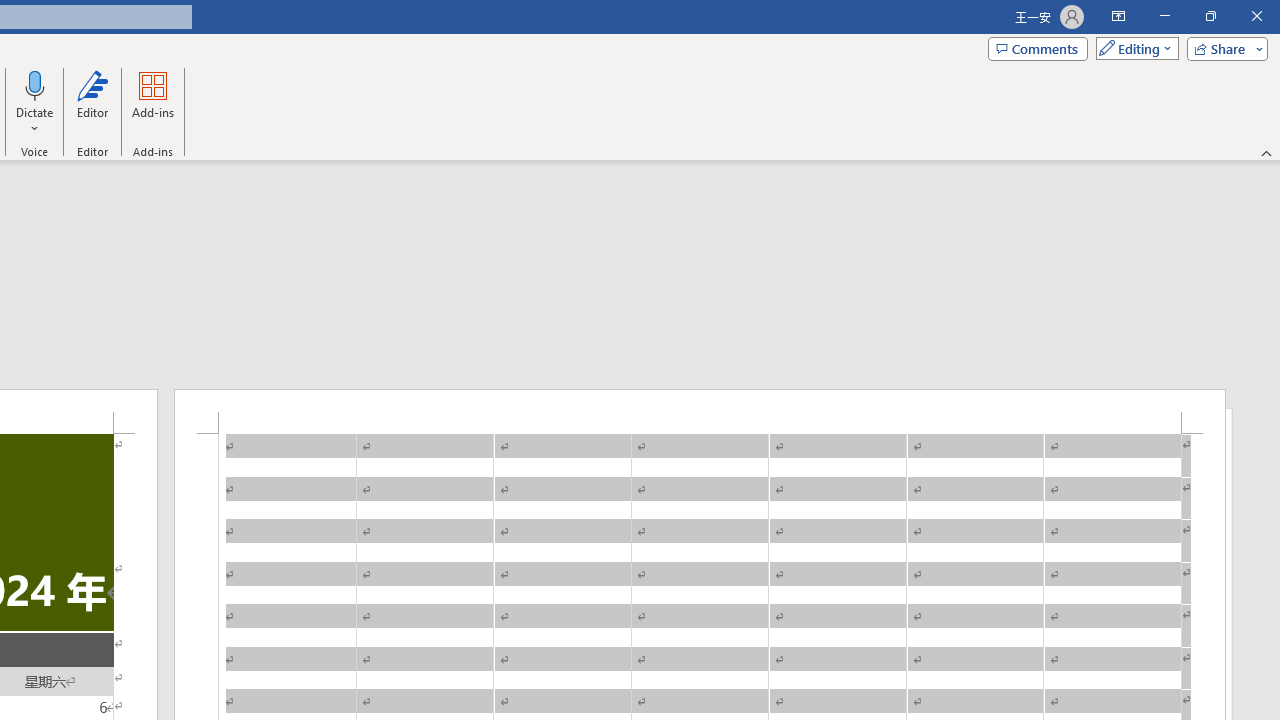 Image resolution: width=1280 pixels, height=720 pixels. Describe the element at coordinates (91, 103) in the screenshot. I see `'Editor'` at that location.